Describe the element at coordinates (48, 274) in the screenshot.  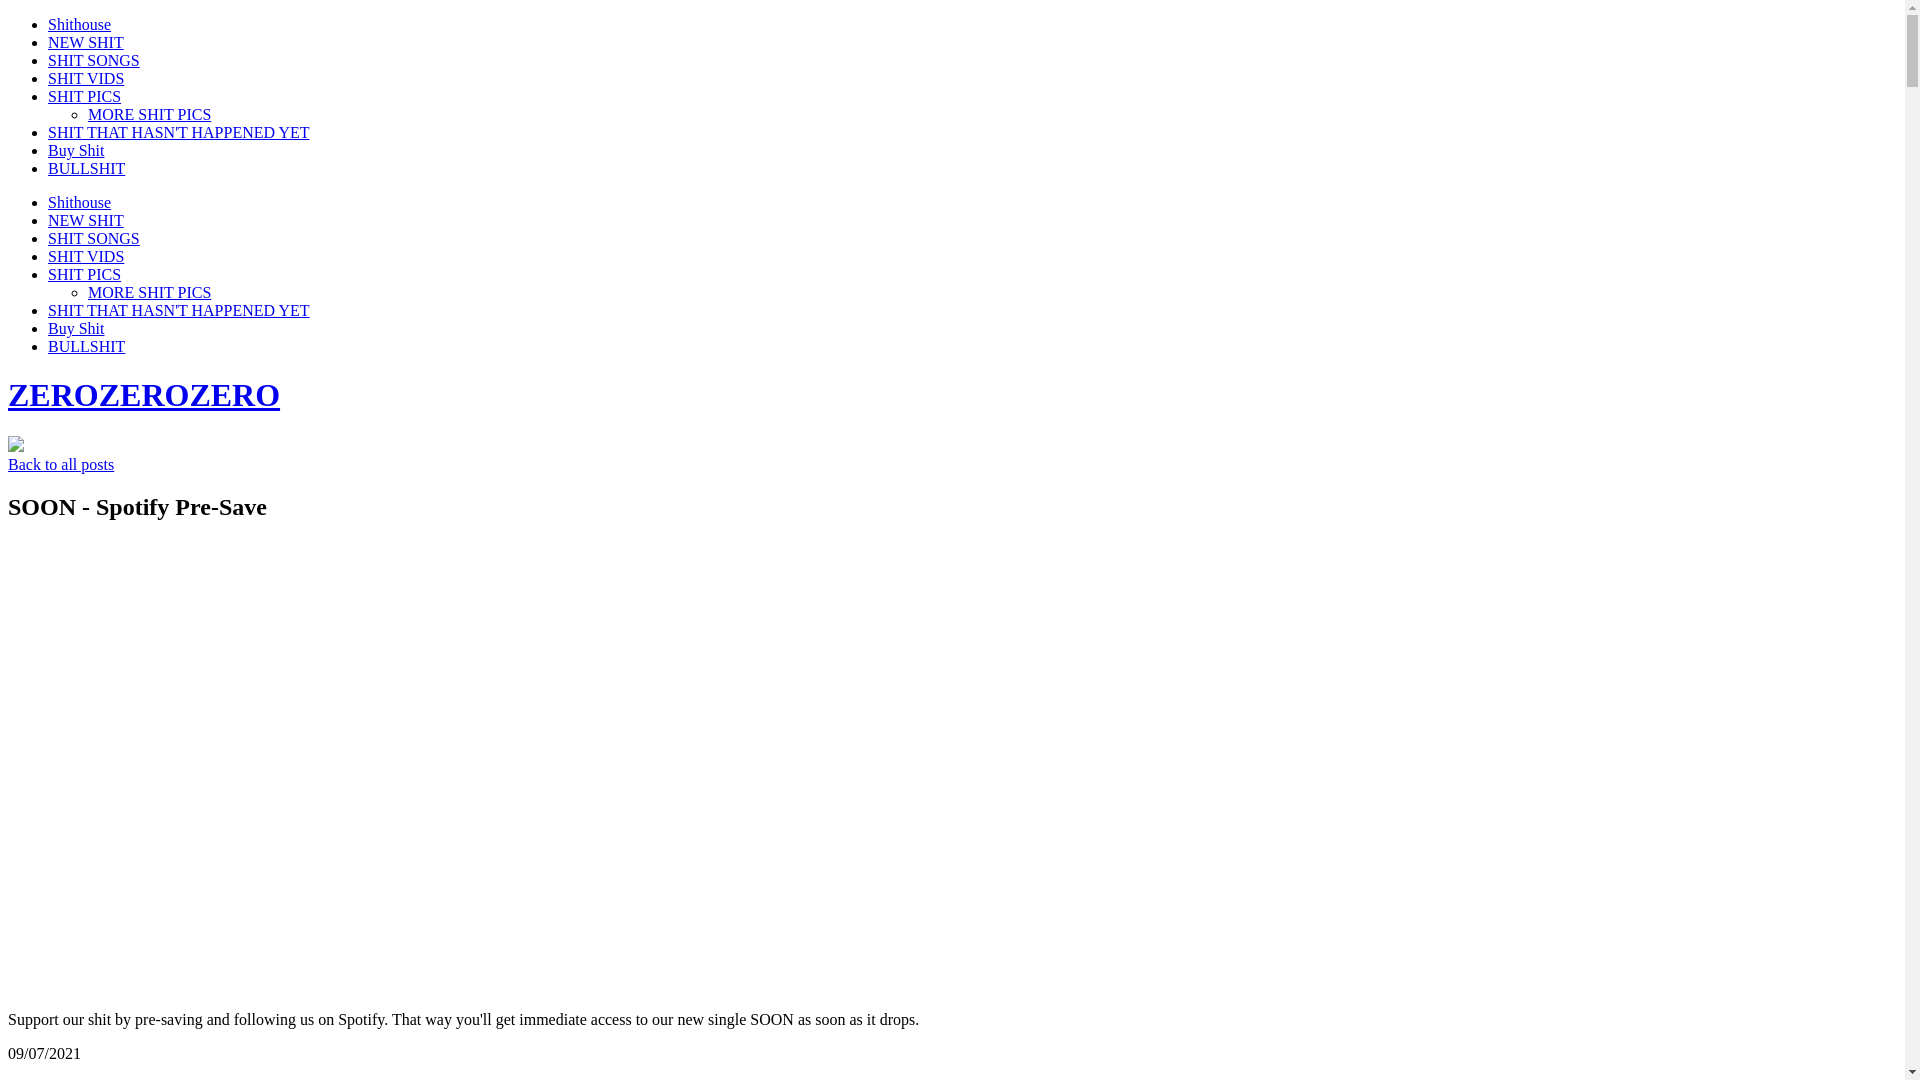
I see `'SHIT PICS'` at that location.